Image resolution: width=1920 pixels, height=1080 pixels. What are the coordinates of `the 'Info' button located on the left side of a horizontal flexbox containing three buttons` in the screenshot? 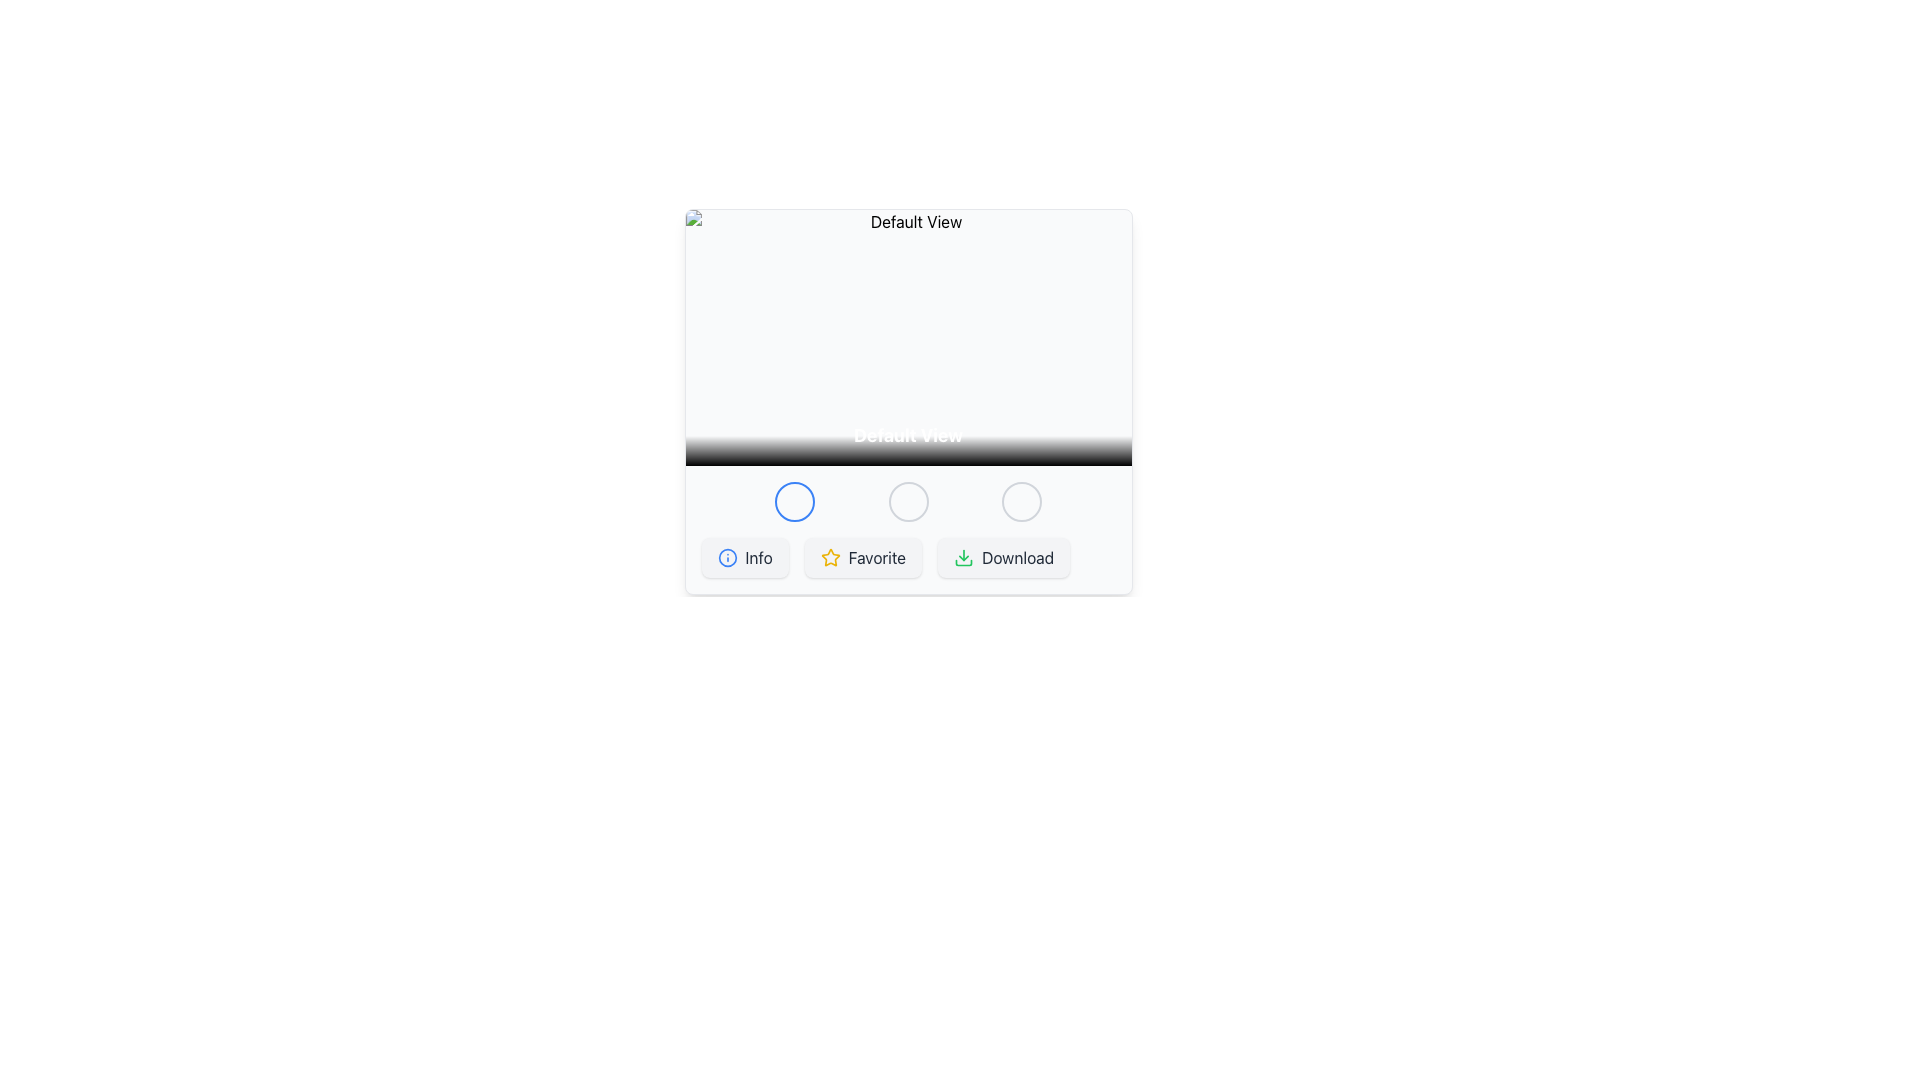 It's located at (744, 558).